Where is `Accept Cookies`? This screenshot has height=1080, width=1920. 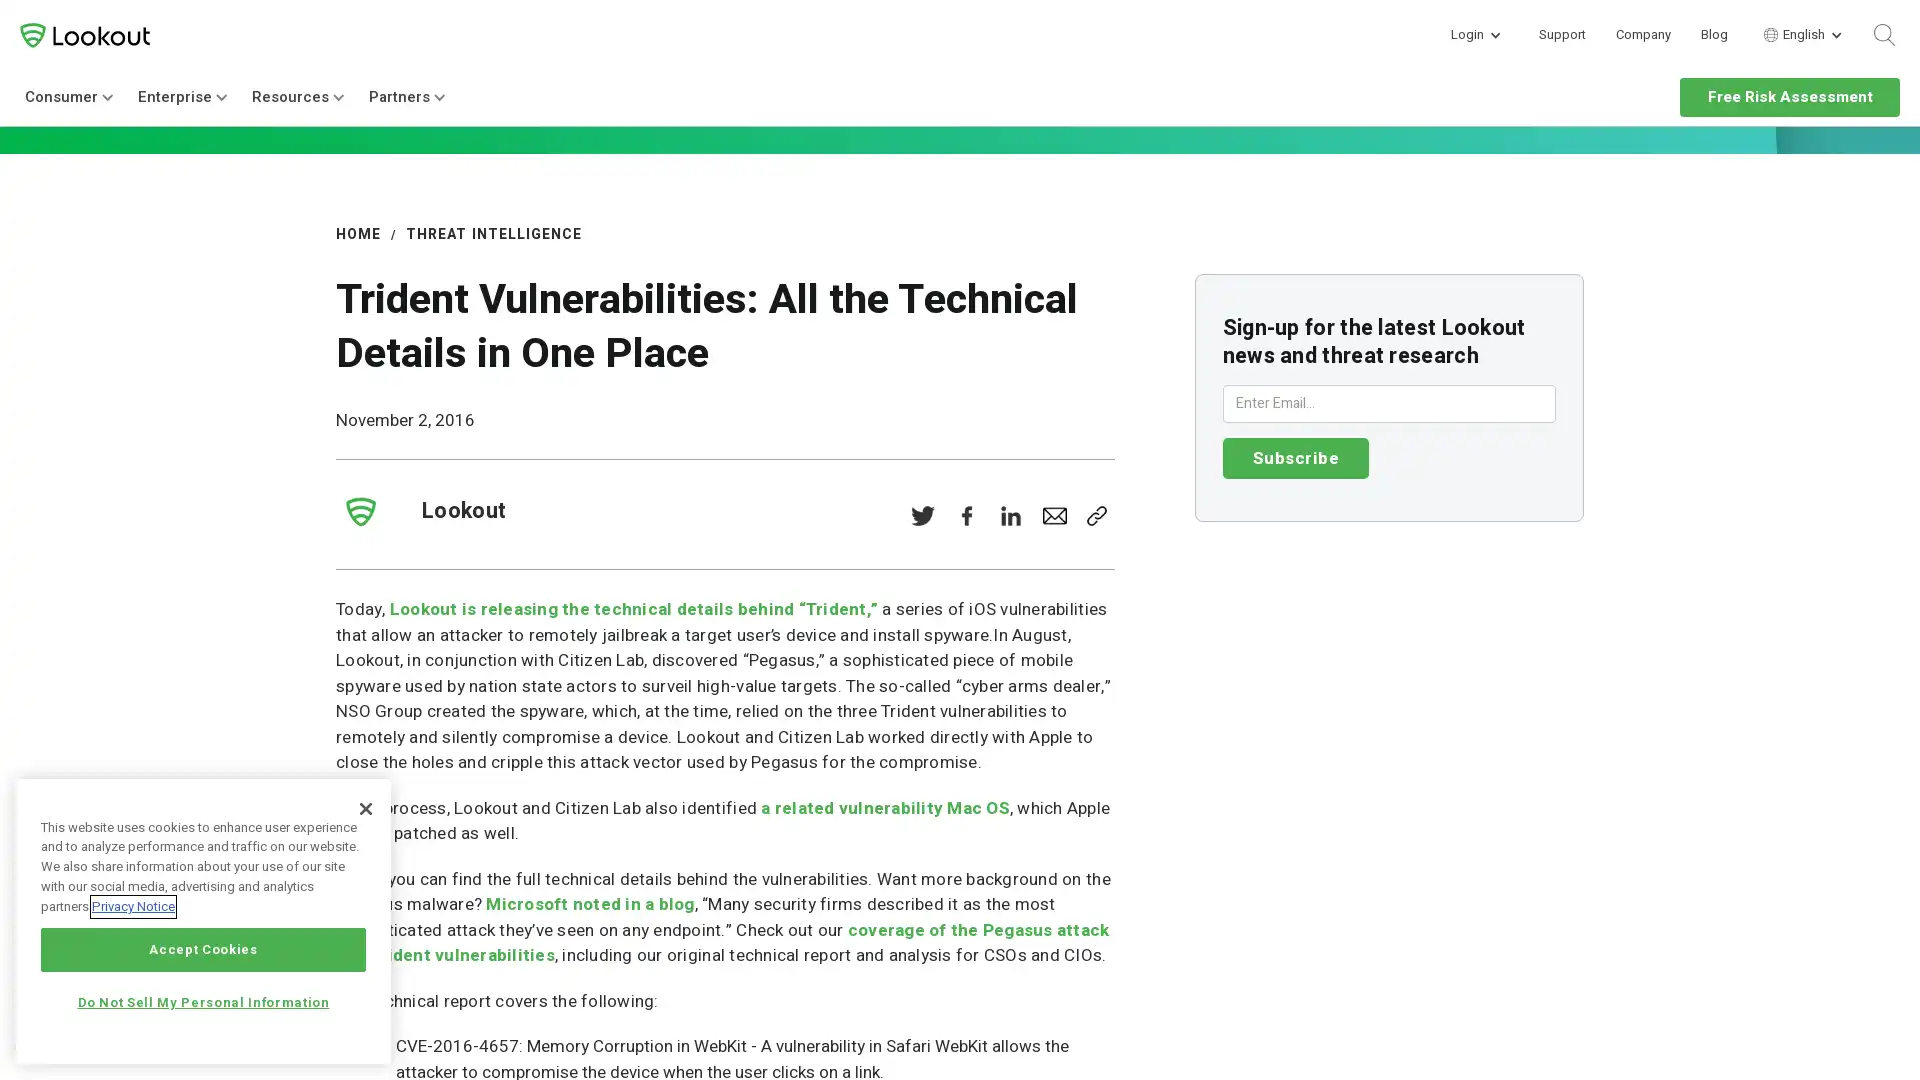 Accept Cookies is located at coordinates (203, 948).